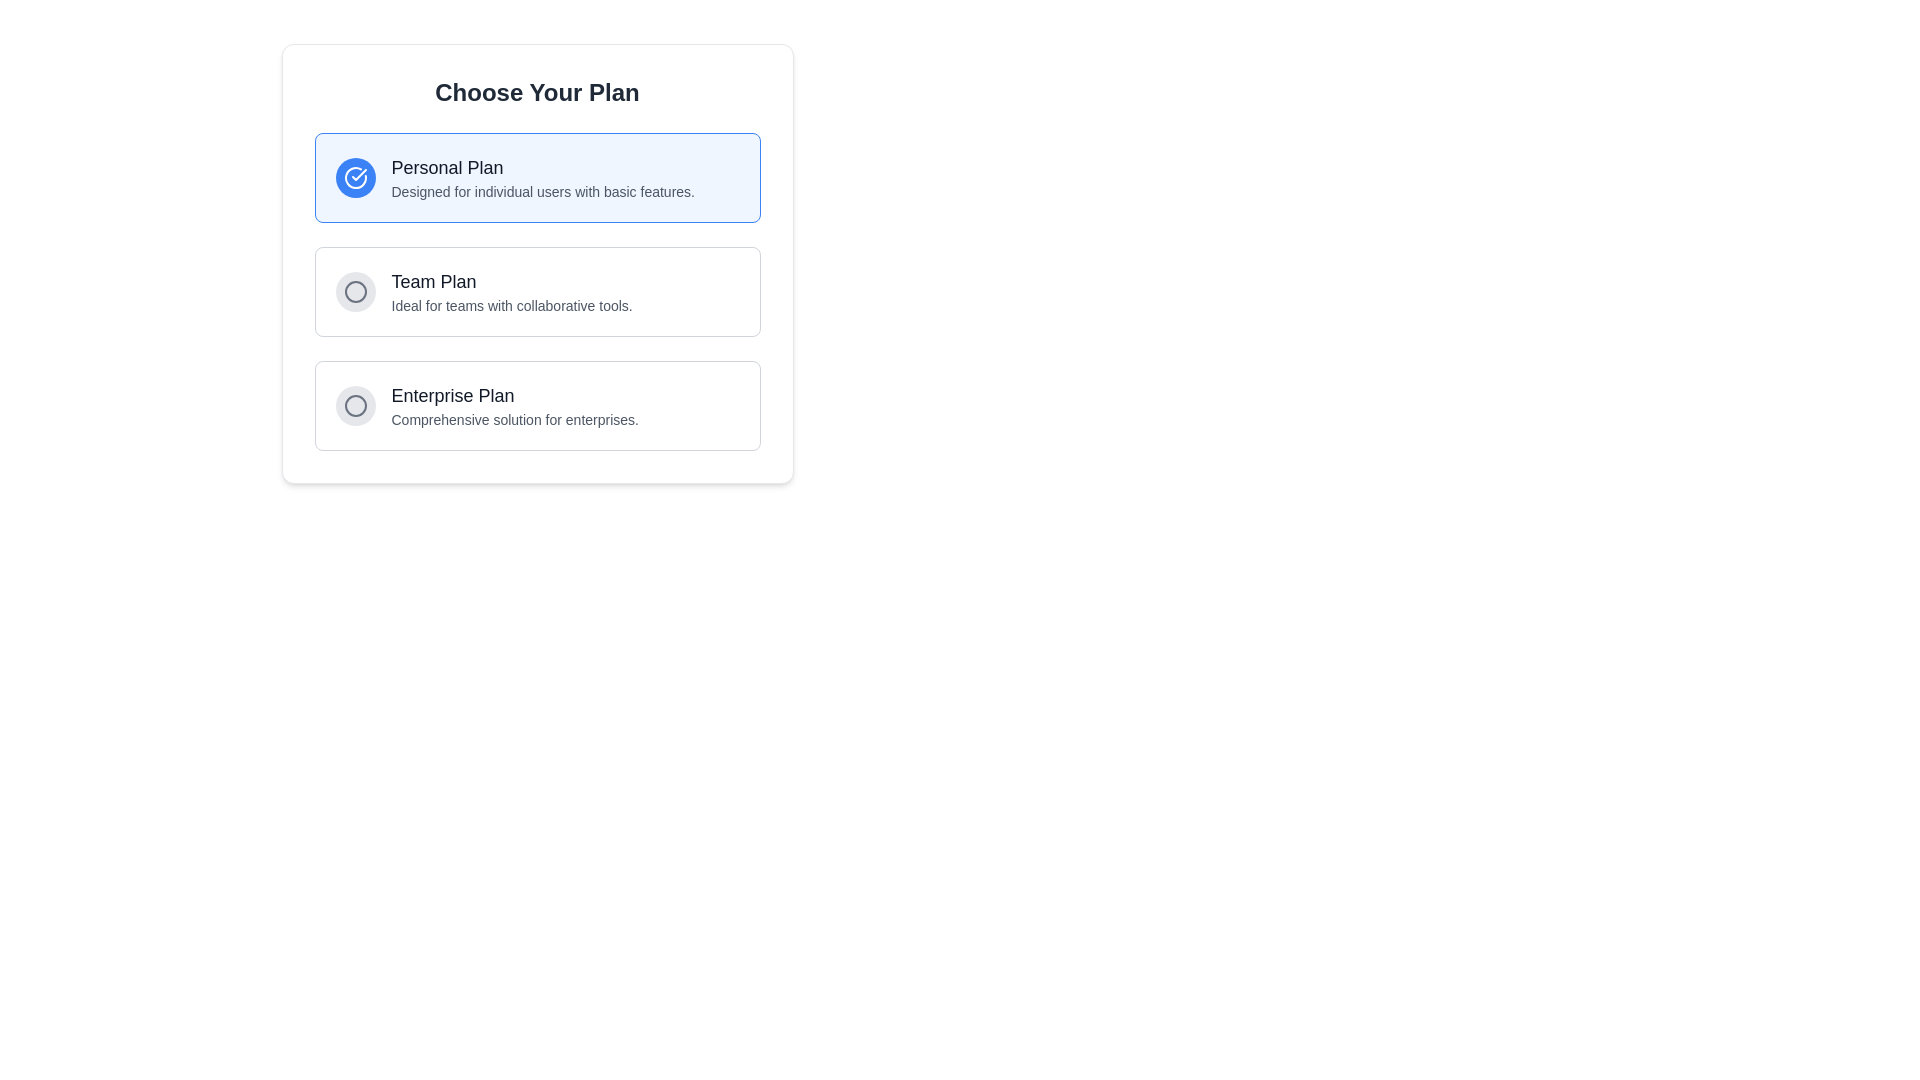 The image size is (1920, 1080). Describe the element at coordinates (355, 176) in the screenshot. I see `the circular SVG icon with a checkmark inside, located within the blue circular badge to the left of the text 'Personal Plan' in the 'Choose Your Plan' section` at that location.